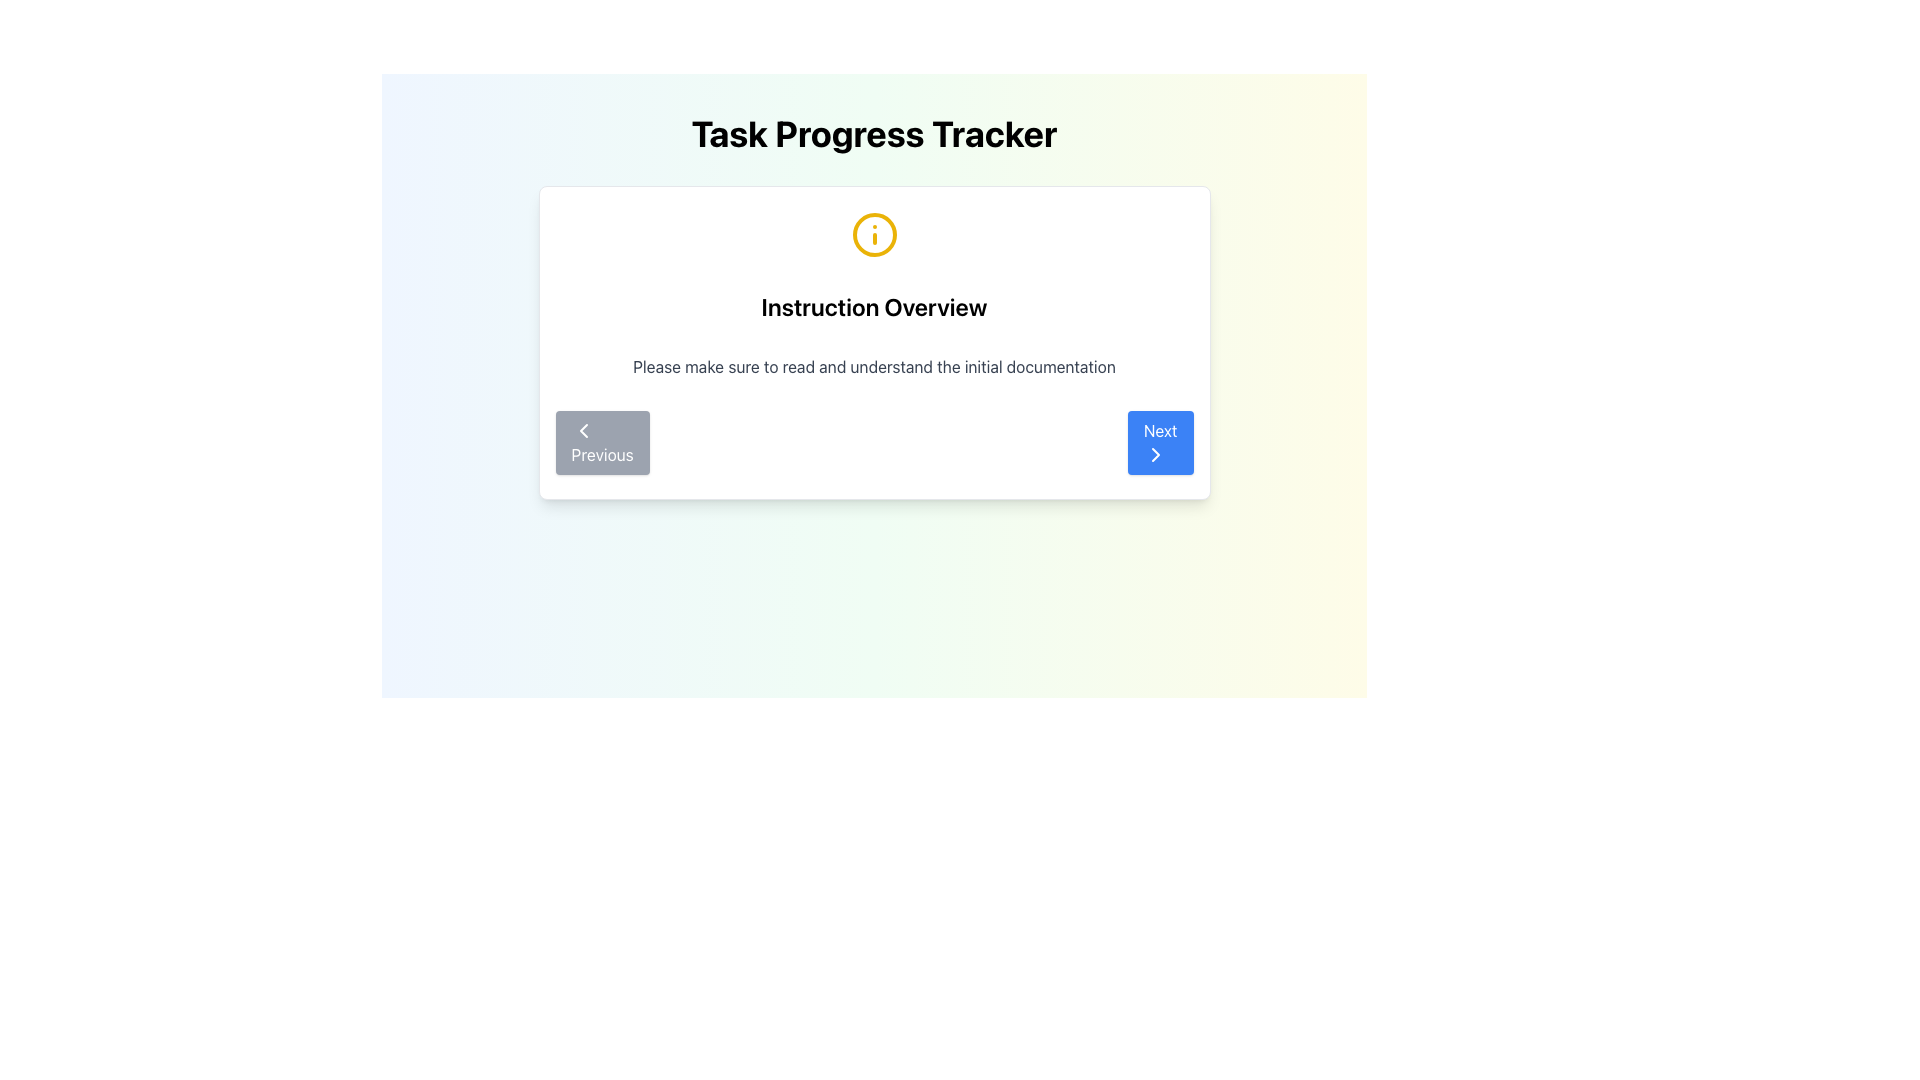  I want to click on the right-pointing chevron icon inside the blue circular button labeled 'Next', so click(1155, 455).